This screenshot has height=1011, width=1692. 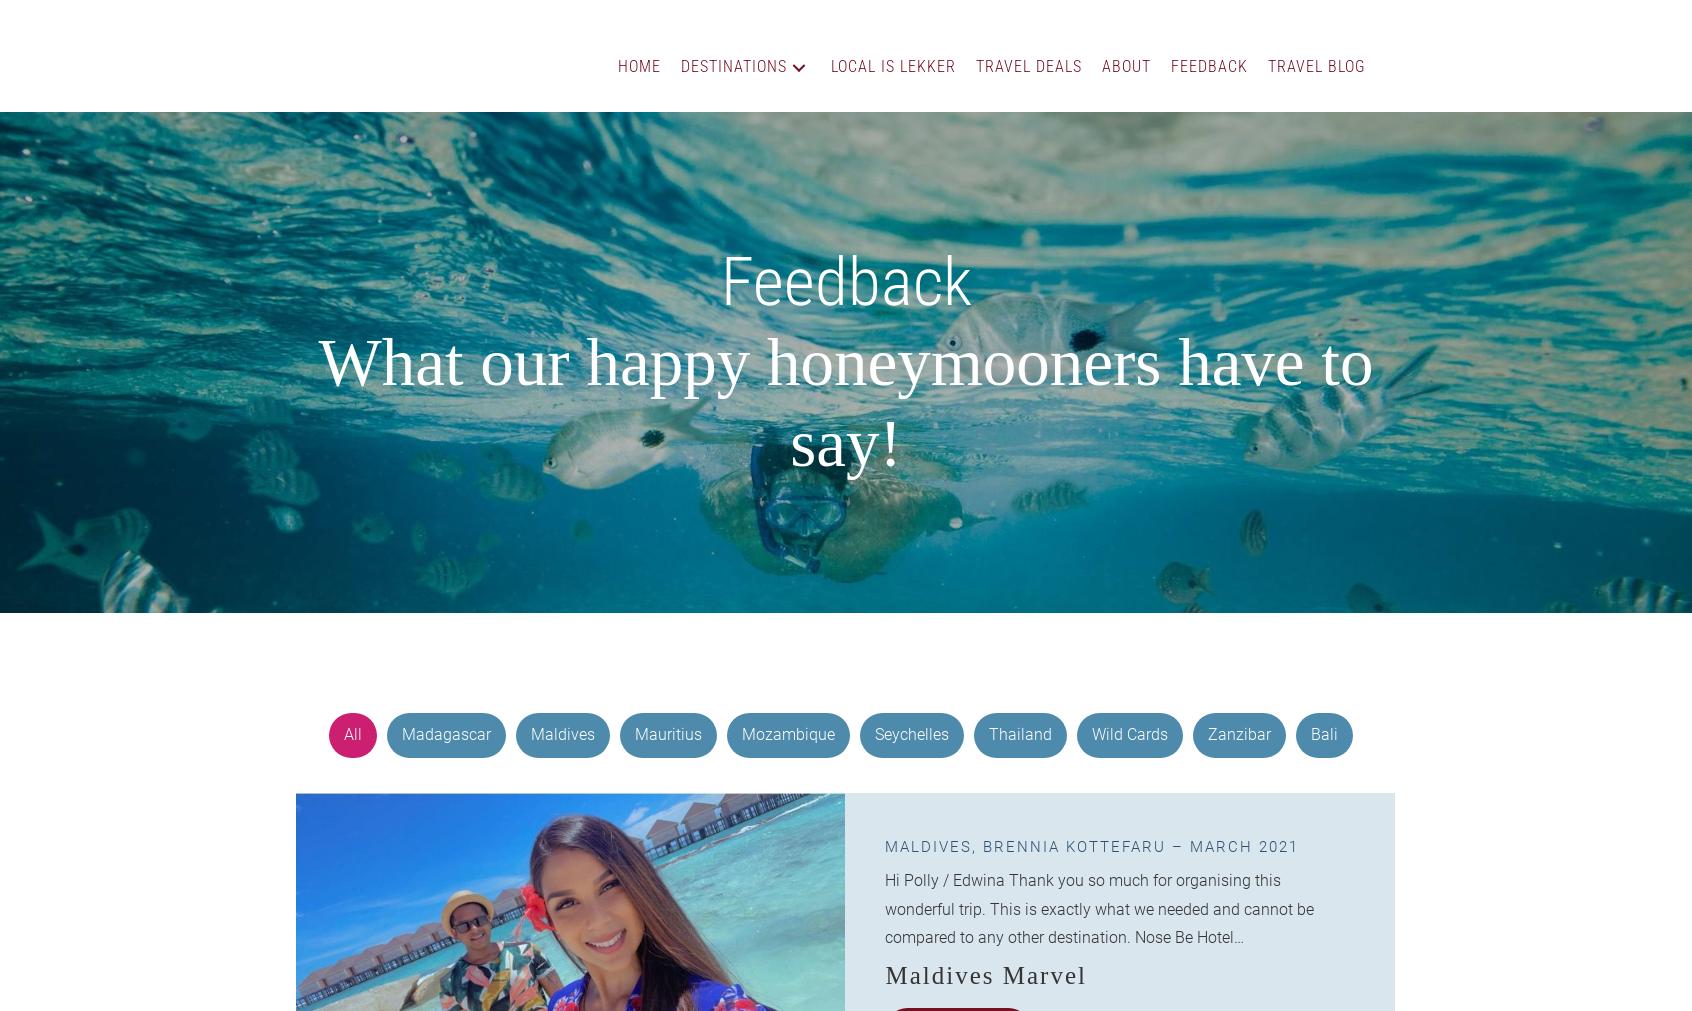 What do you see at coordinates (351, 733) in the screenshot?
I see `'All'` at bounding box center [351, 733].